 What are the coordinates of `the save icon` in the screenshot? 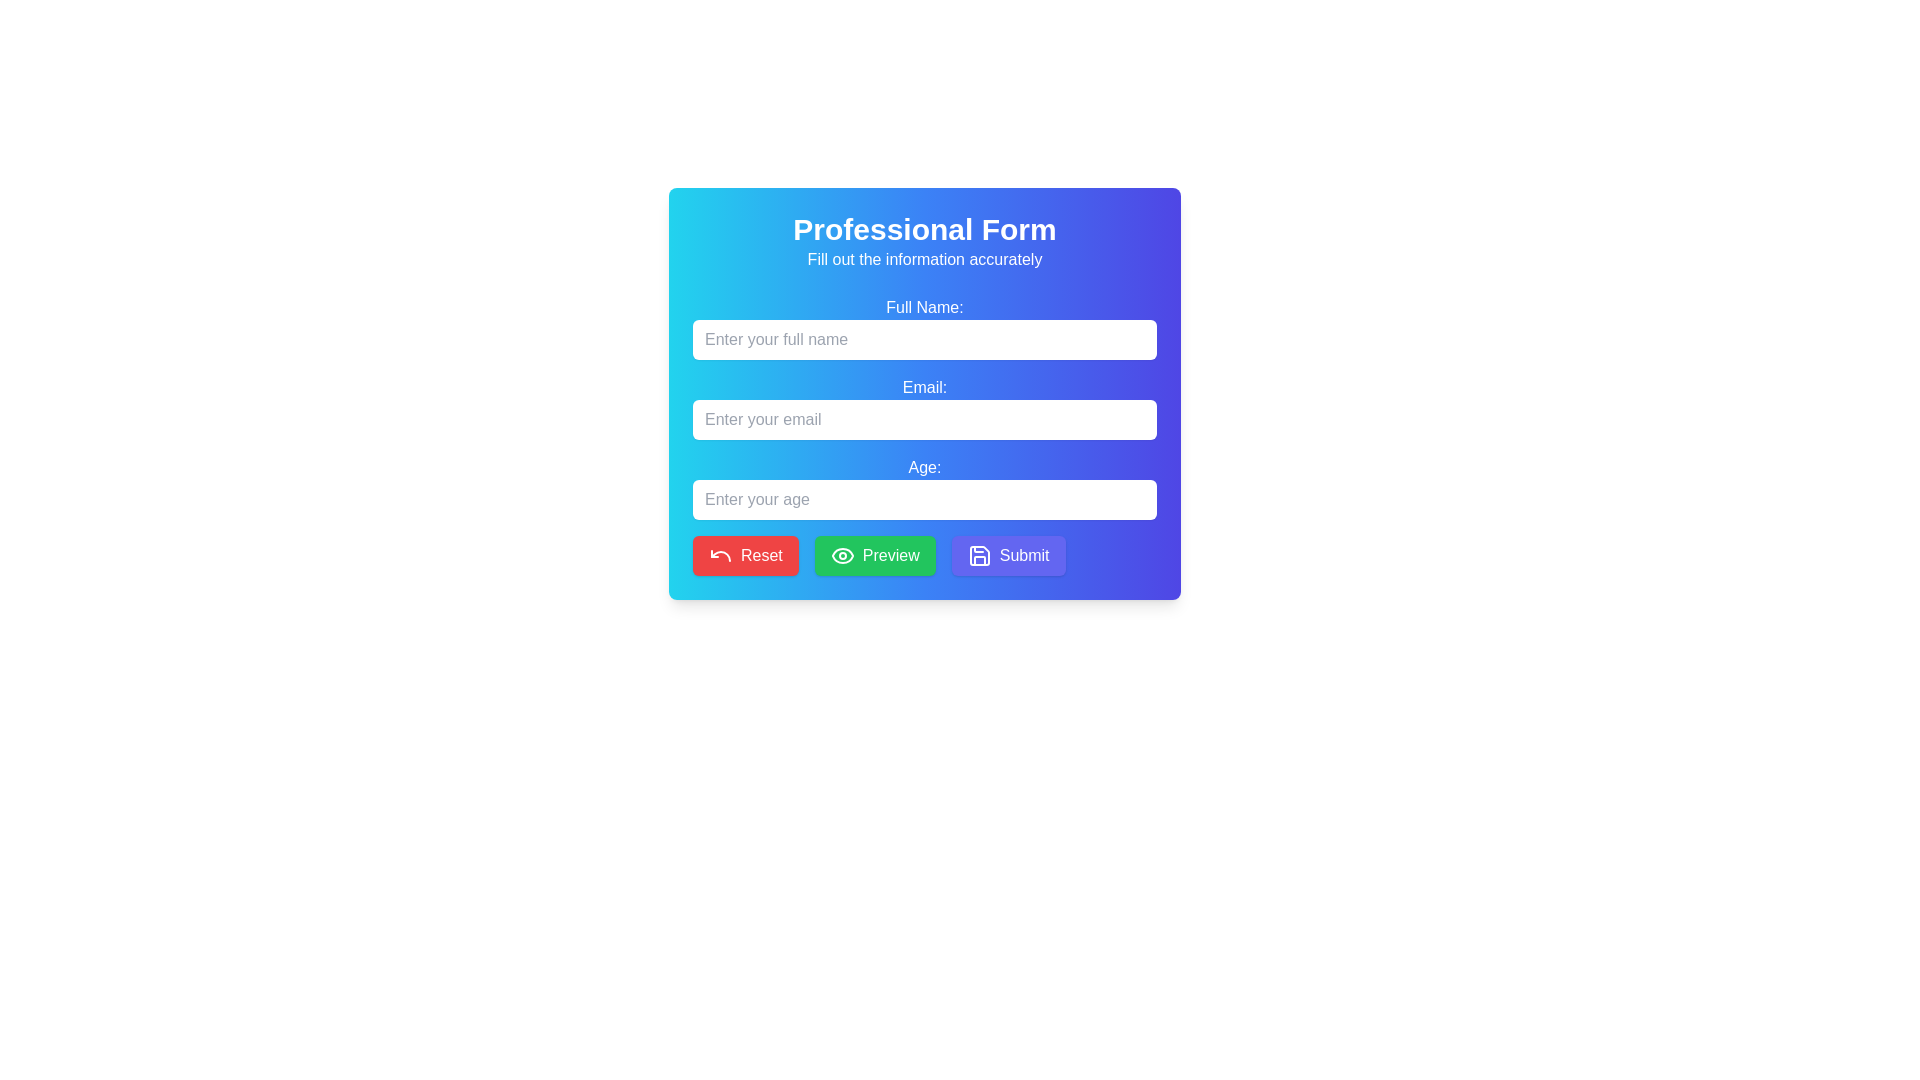 It's located at (979, 555).